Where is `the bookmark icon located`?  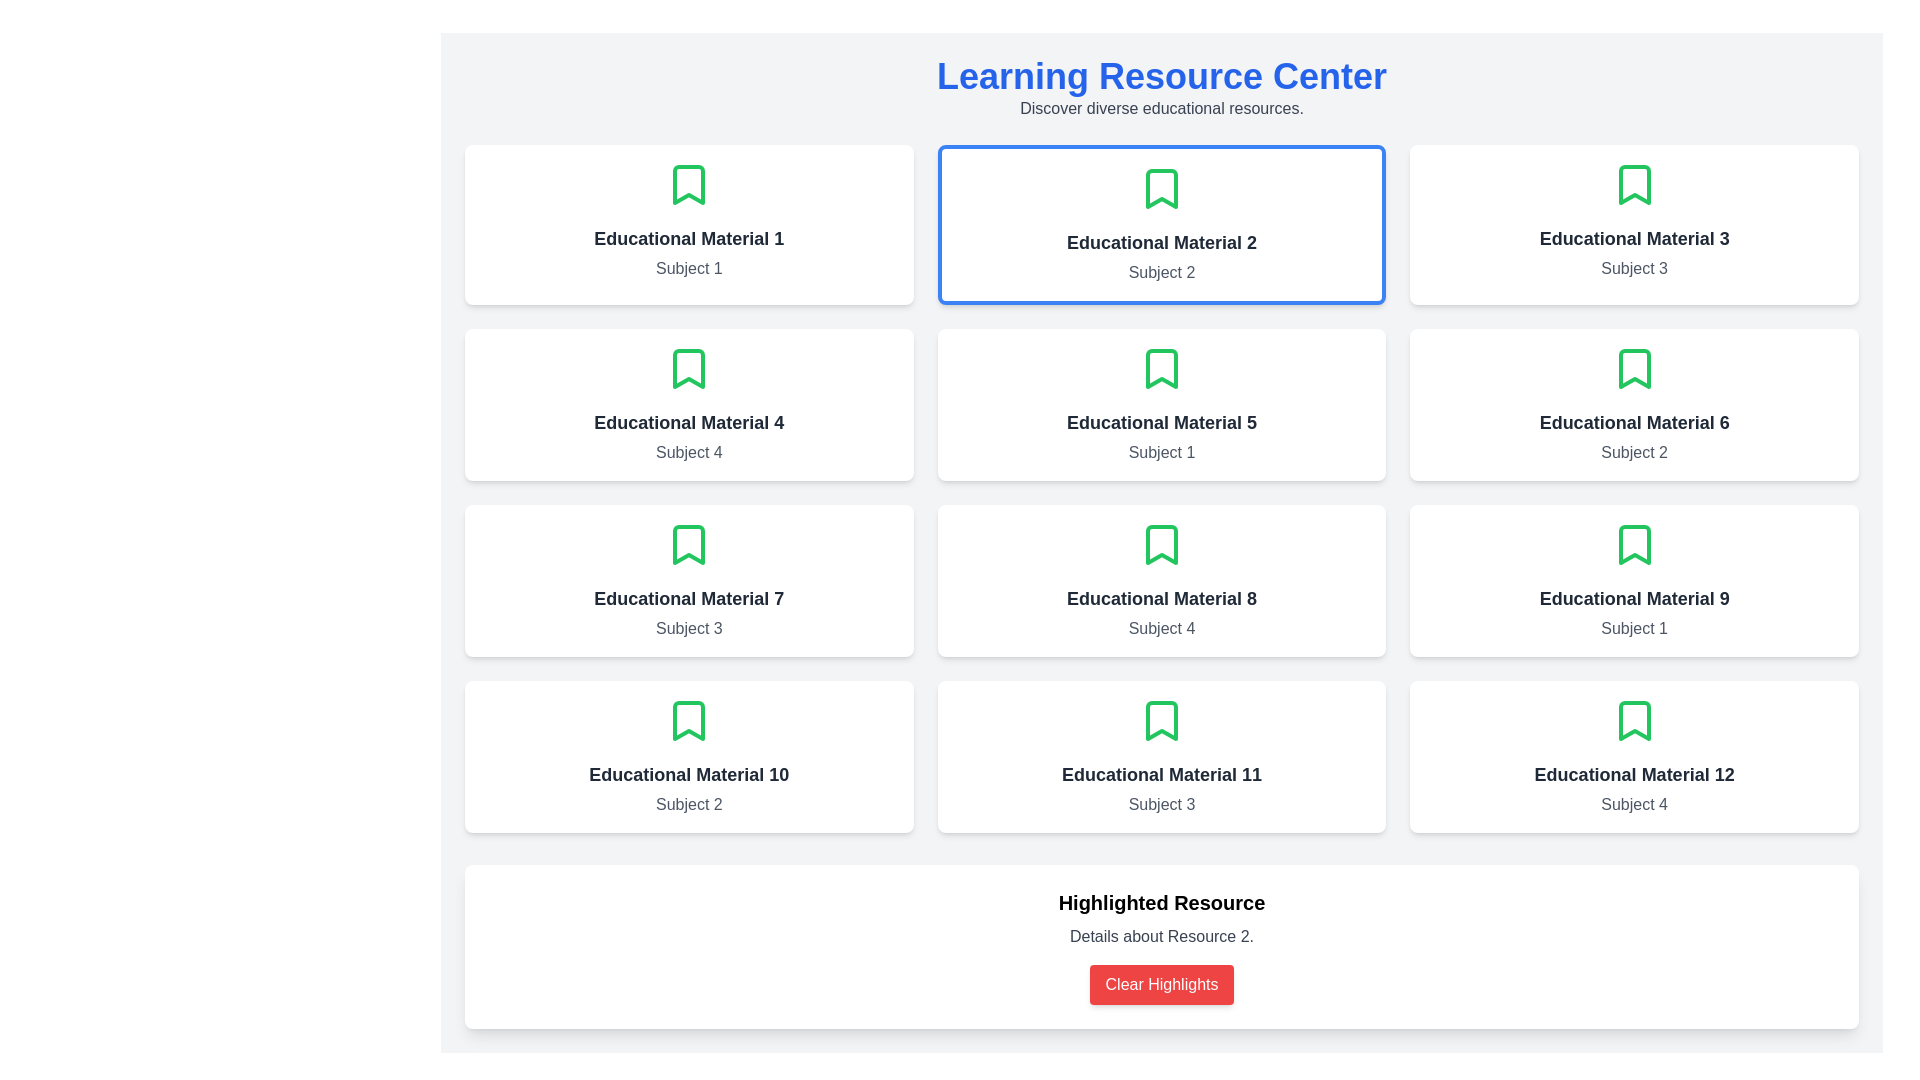 the bookmark icon located is located at coordinates (689, 185).